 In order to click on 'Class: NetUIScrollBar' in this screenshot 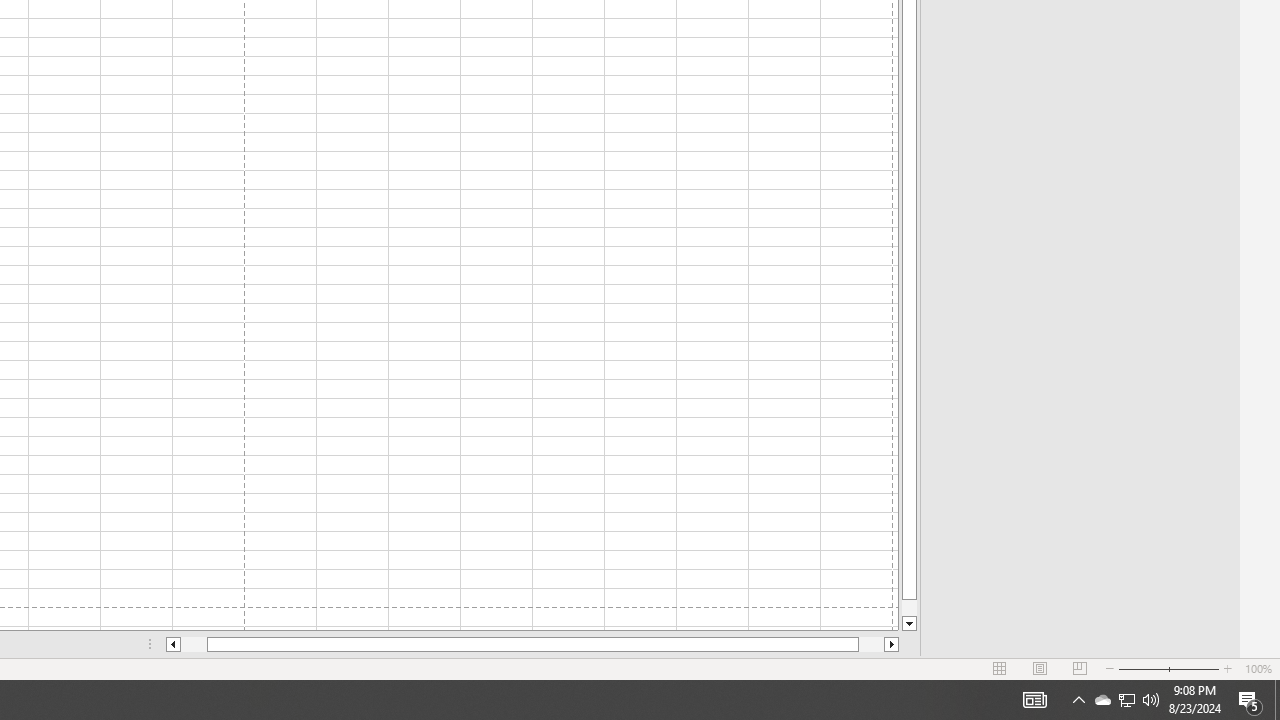, I will do `click(532, 644)`.